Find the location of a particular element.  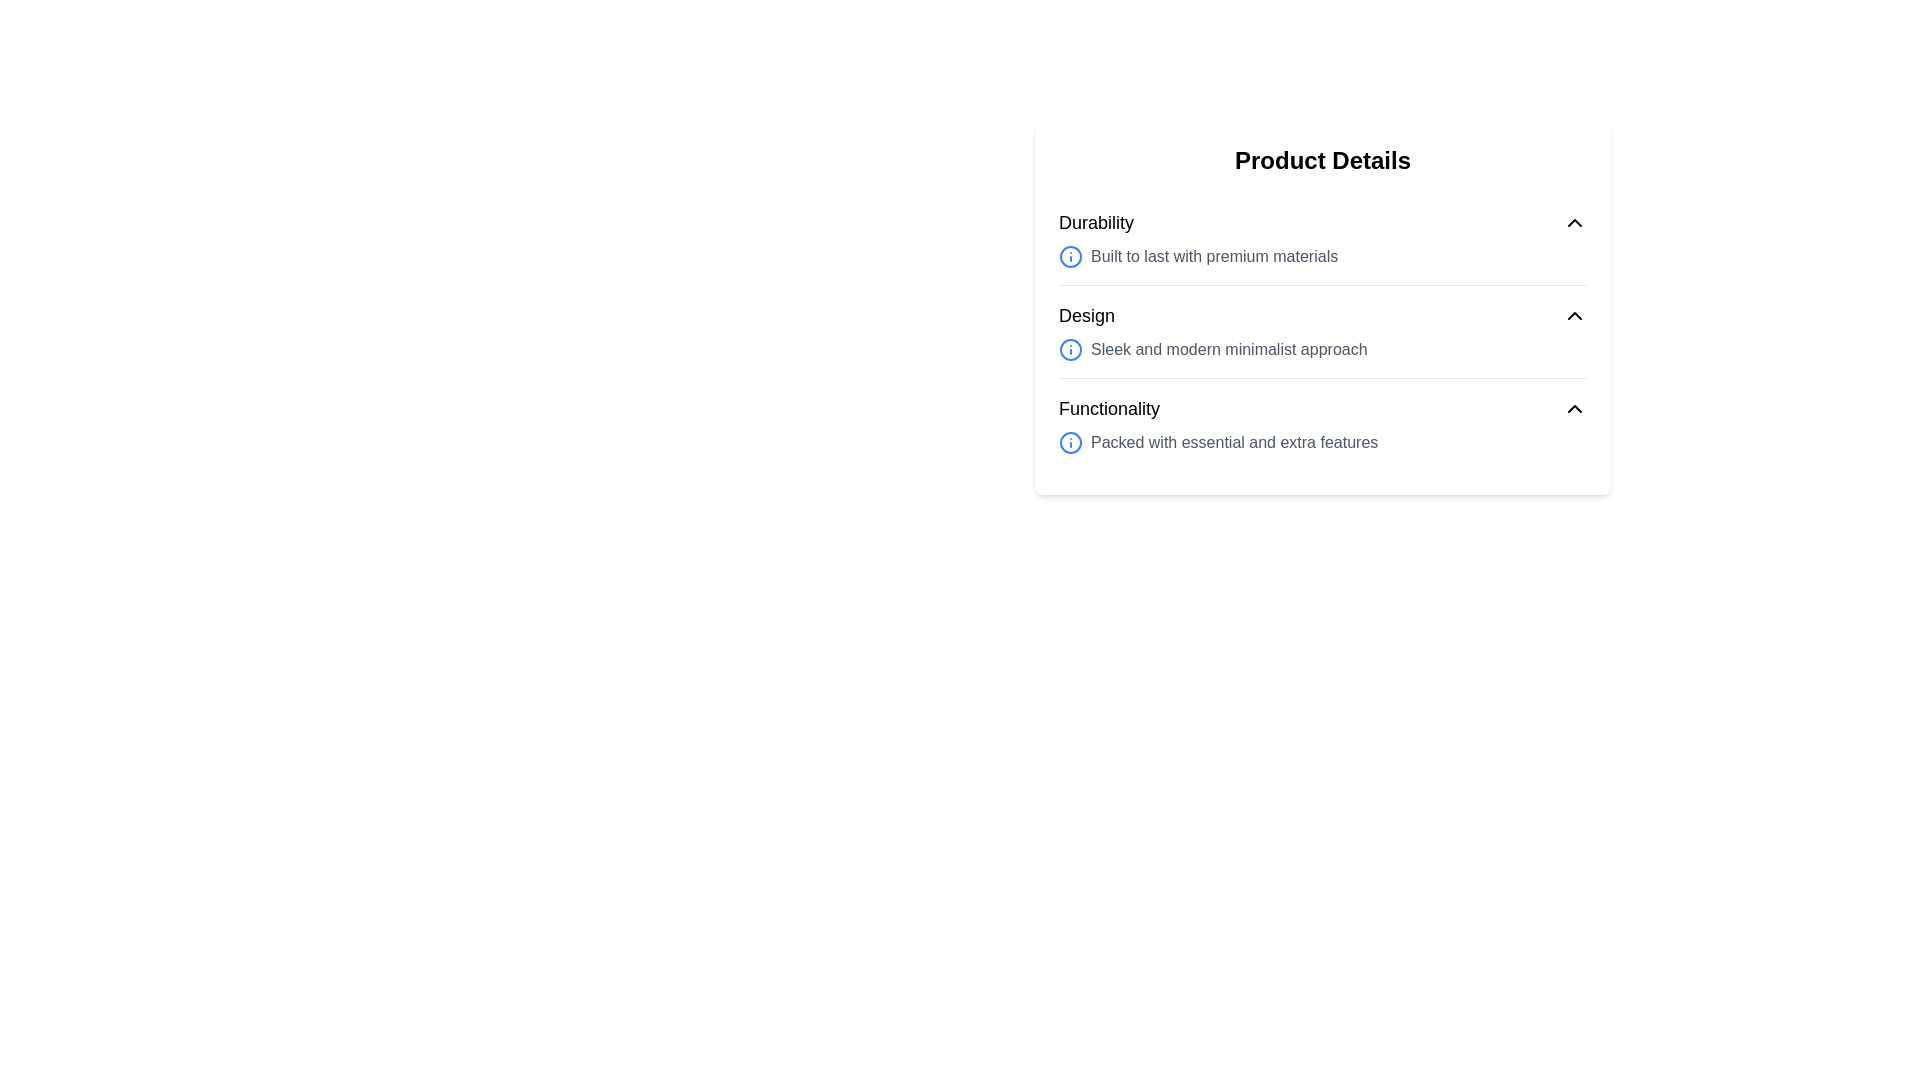

the SVG Circle element with a blue border located beside the 'Durability' text is located at coordinates (1069, 256).